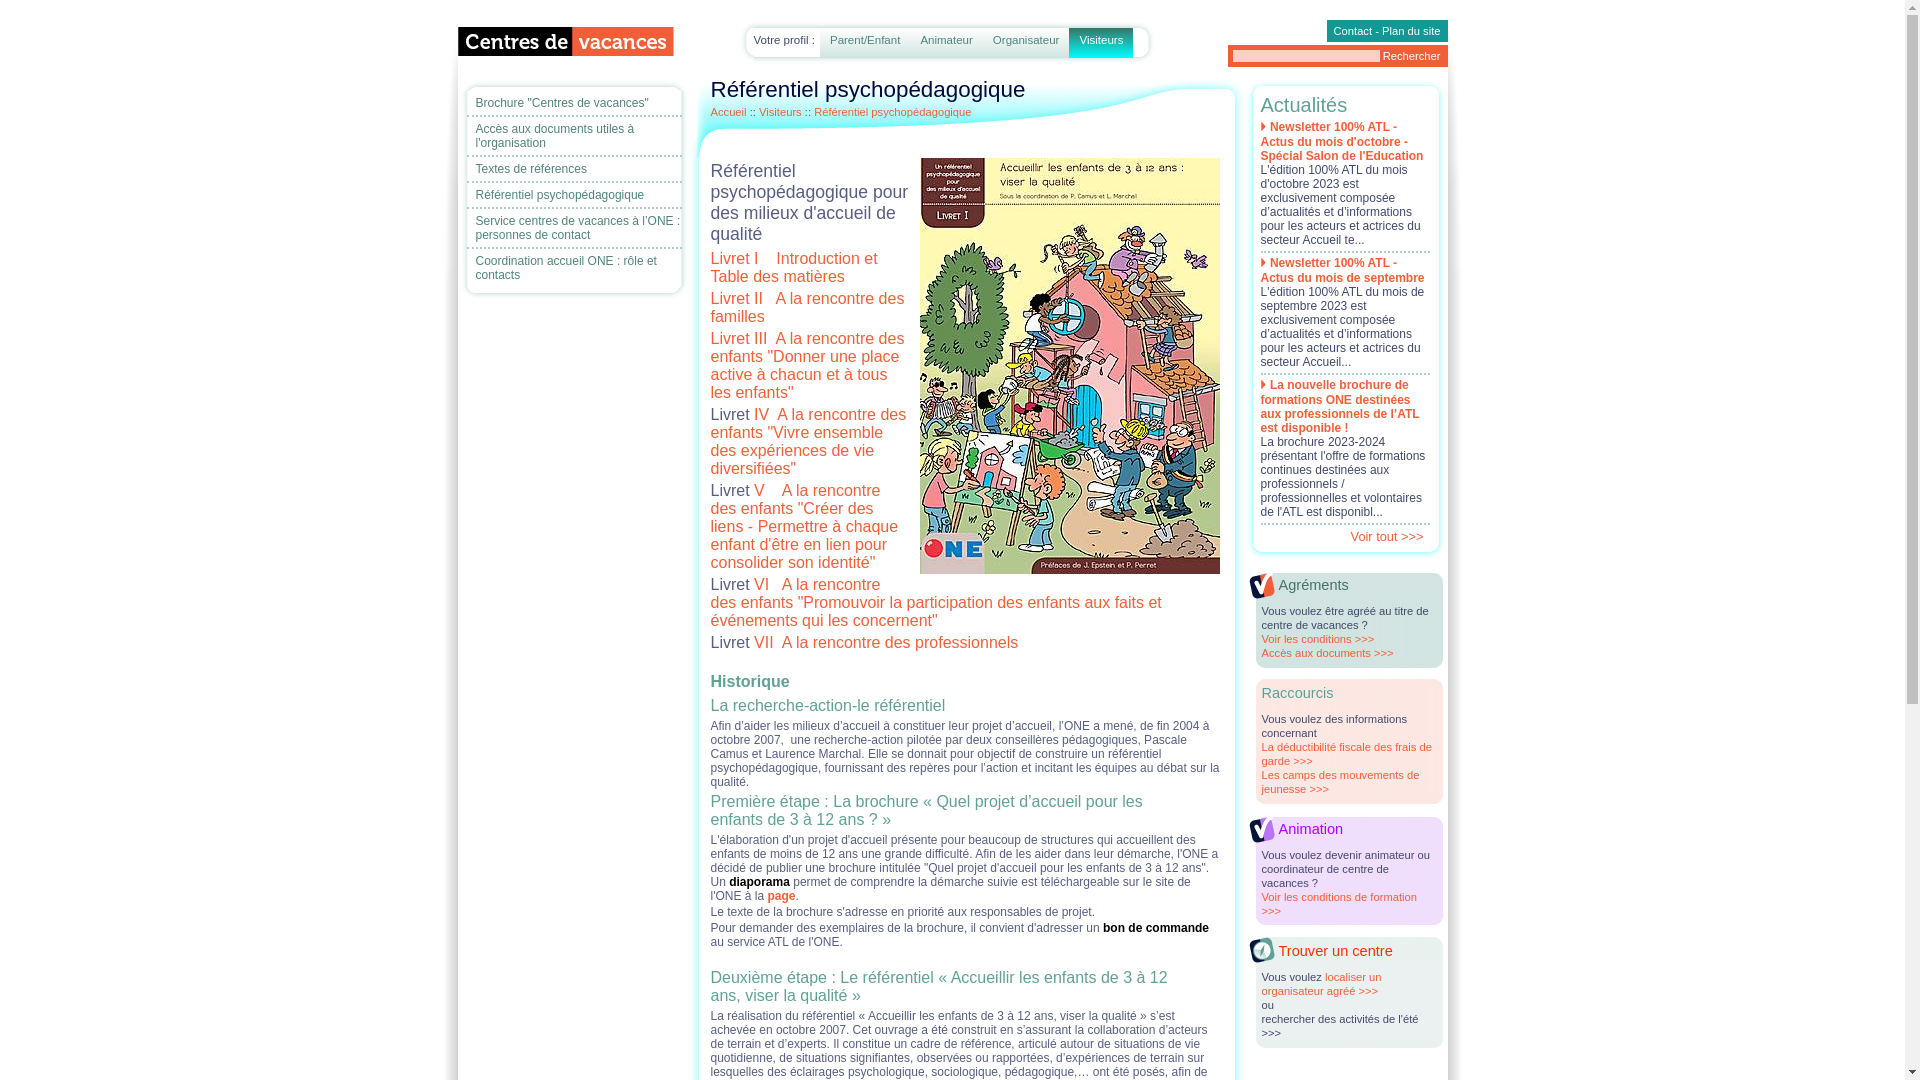 The width and height of the screenshot is (1920, 1080). I want to click on 'Organisateur', so click(983, 48).